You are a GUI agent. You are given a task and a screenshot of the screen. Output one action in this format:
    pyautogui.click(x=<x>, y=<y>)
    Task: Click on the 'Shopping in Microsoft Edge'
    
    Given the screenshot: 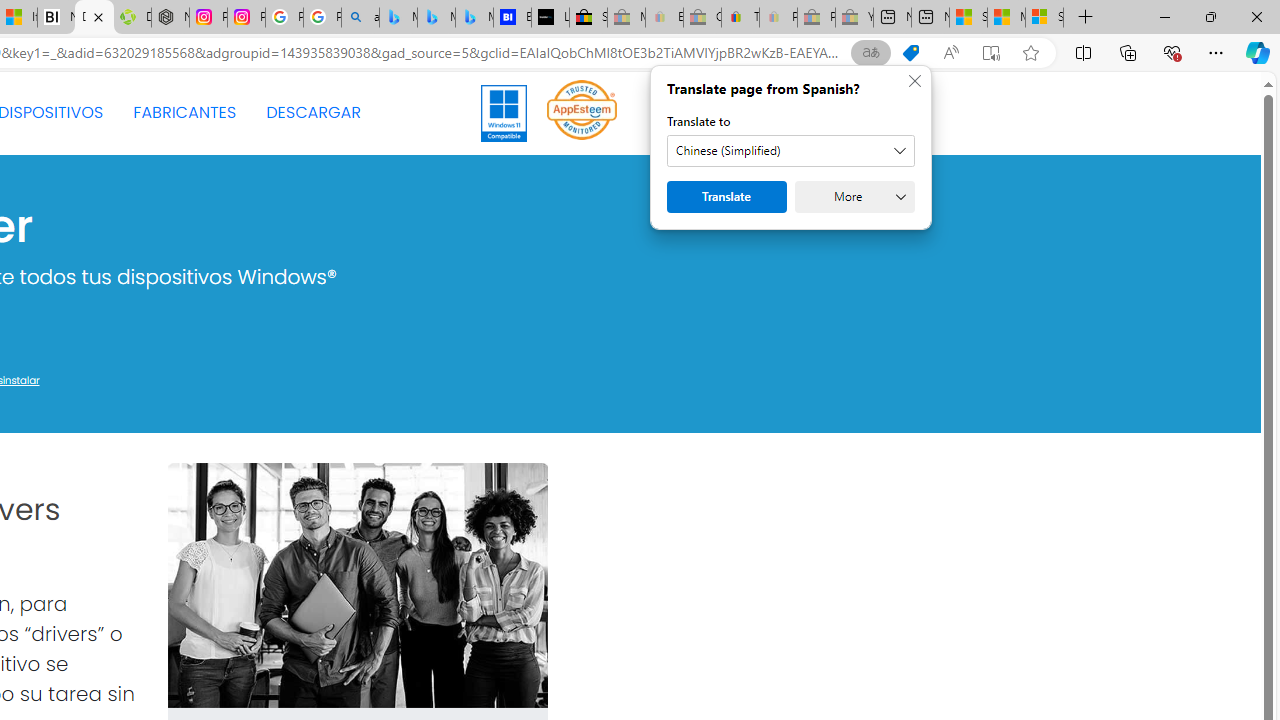 What is the action you would take?
    pyautogui.click(x=909, y=52)
    